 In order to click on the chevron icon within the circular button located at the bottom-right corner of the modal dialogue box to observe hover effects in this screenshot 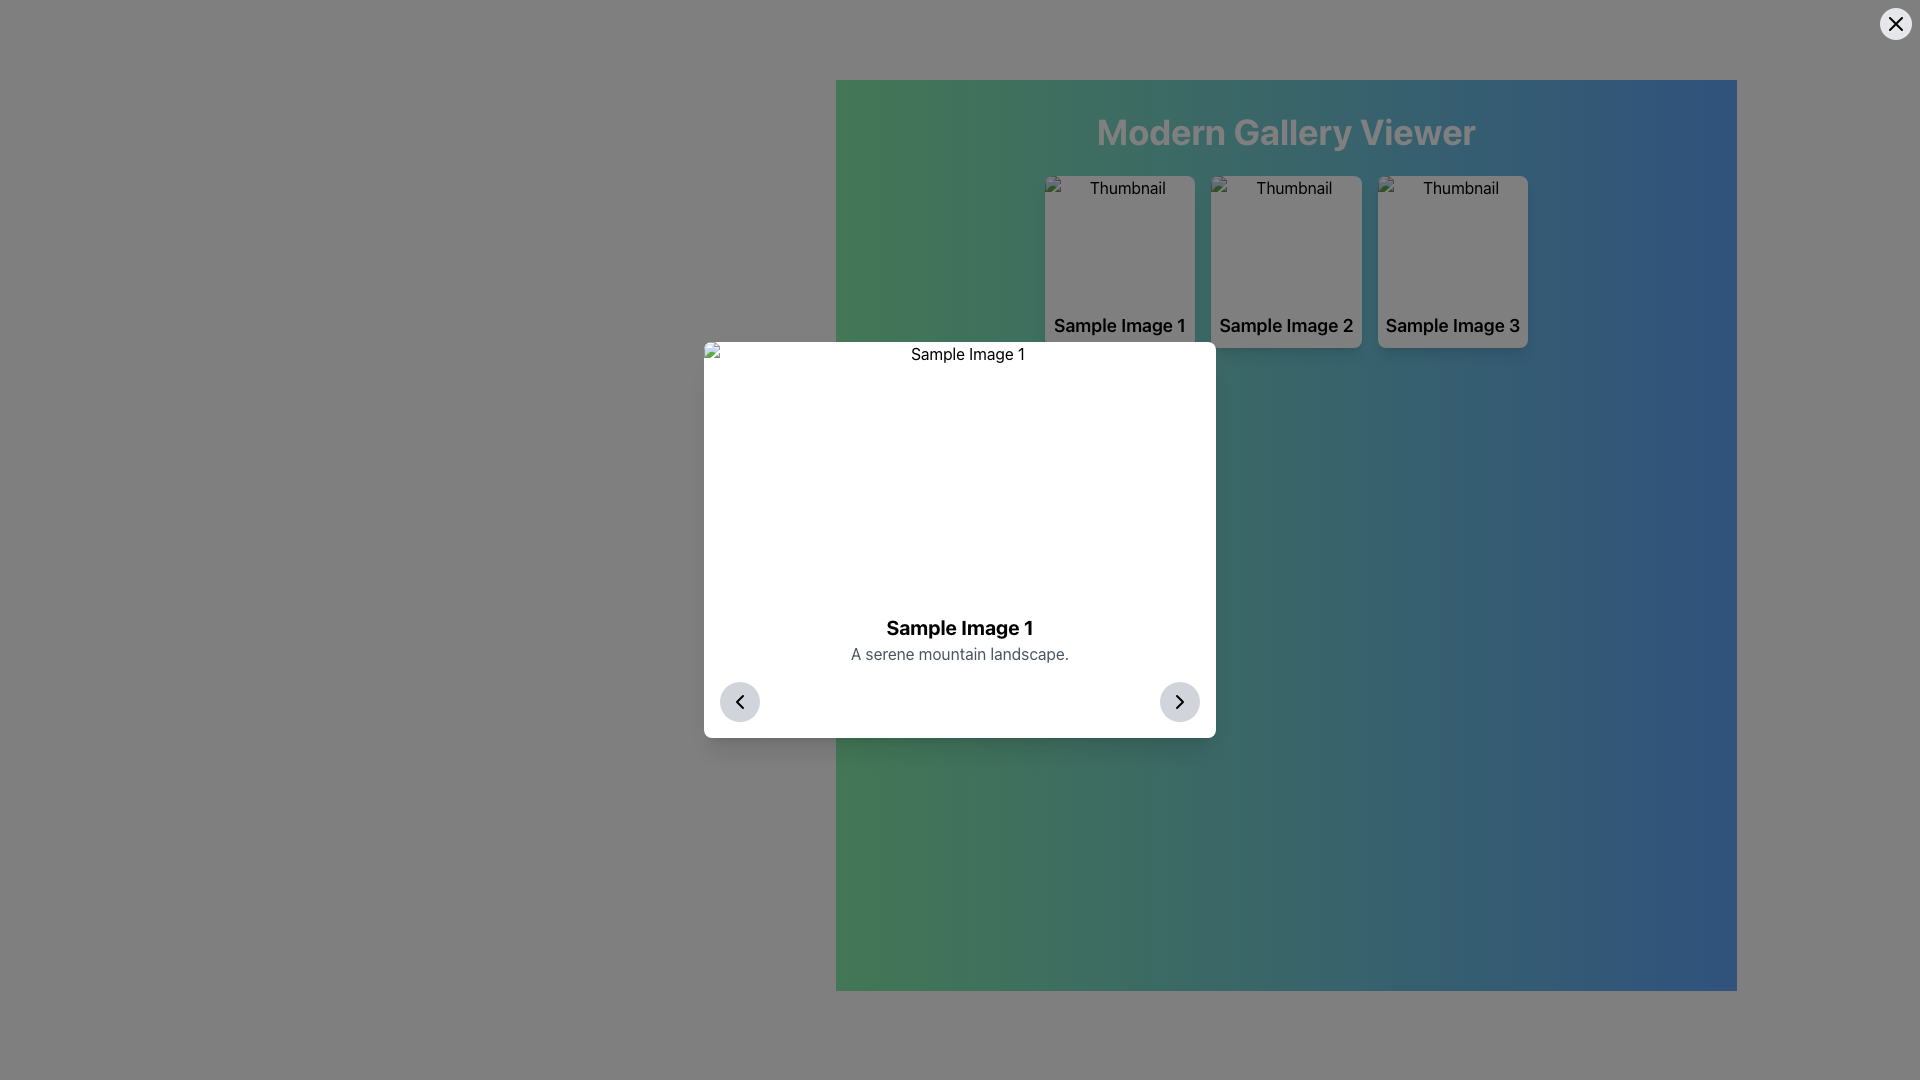, I will do `click(1180, 701)`.